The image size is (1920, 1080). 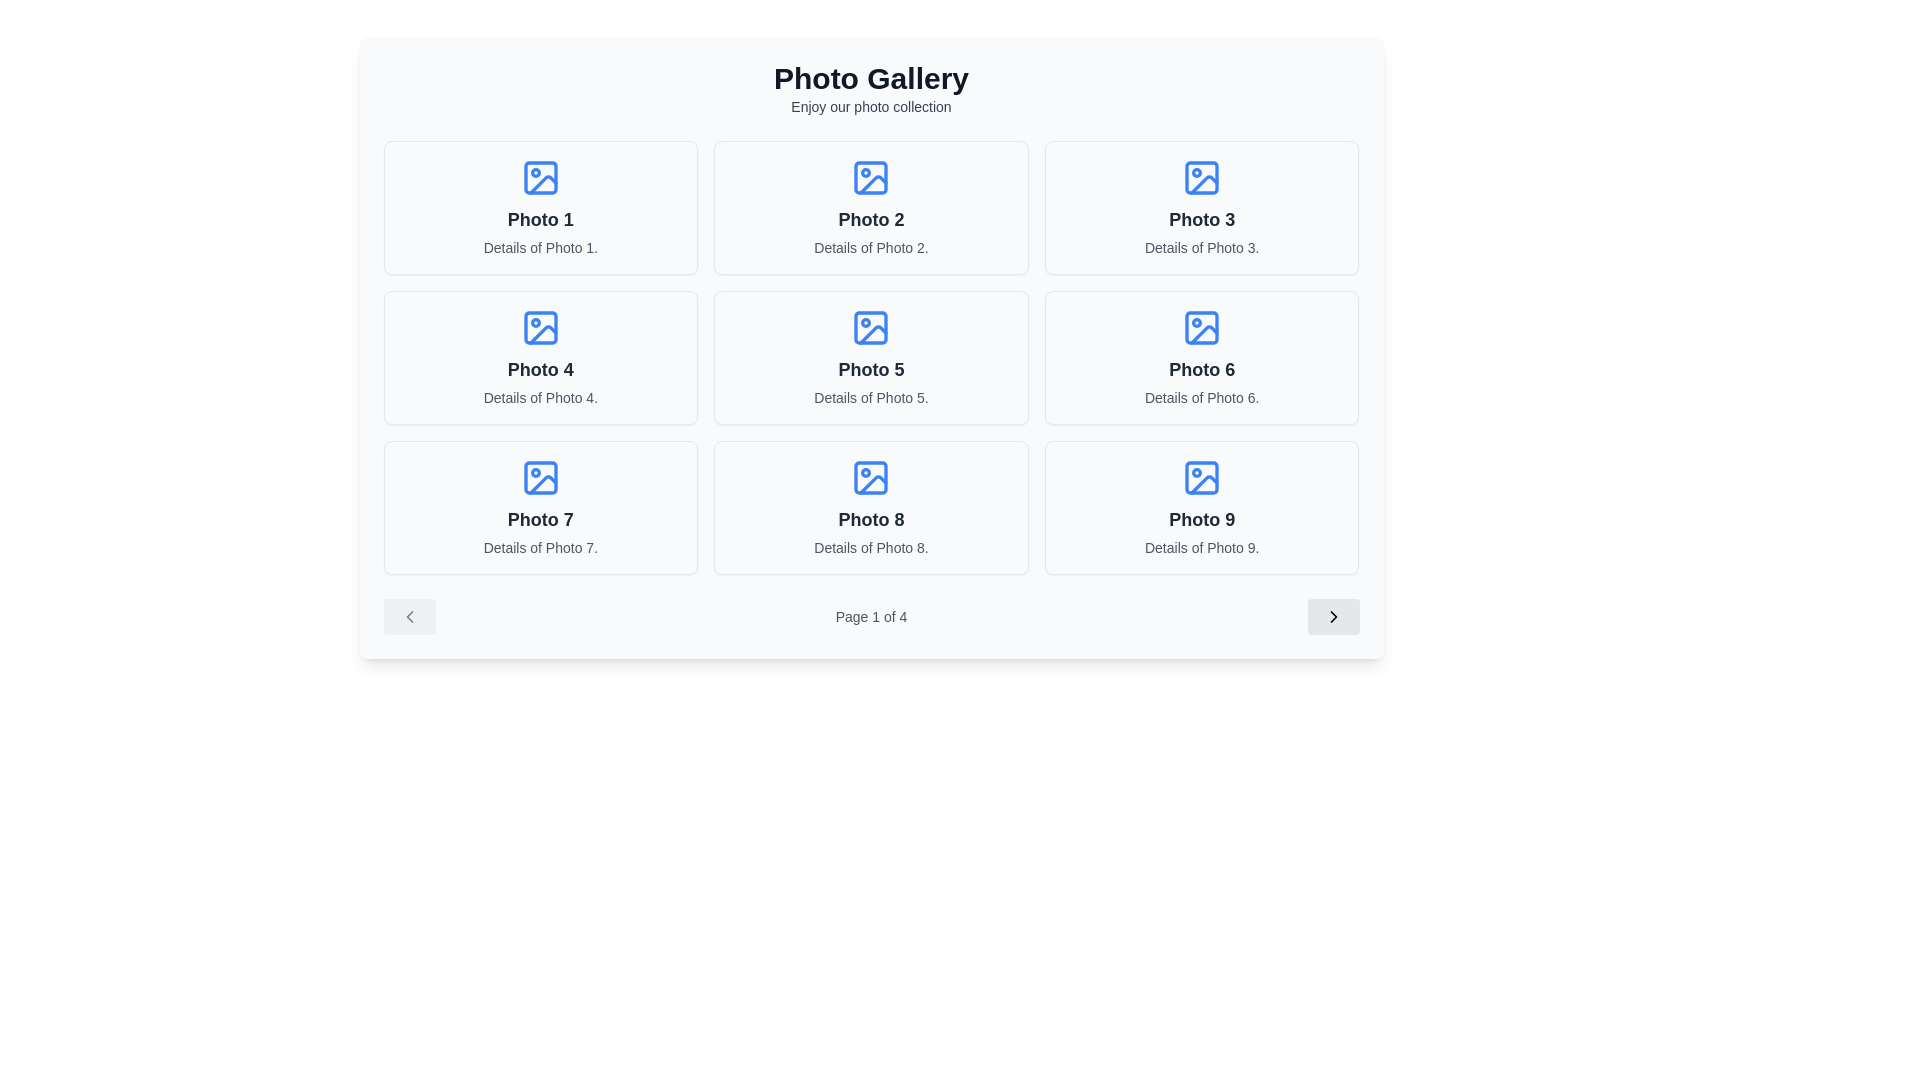 What do you see at coordinates (1201, 478) in the screenshot?
I see `the image icon representing 'Photo 9', which has a blue outline and is located above the descriptive text for 'Photo 9' in the bottom-right corner of a 3x3 grid layout` at bounding box center [1201, 478].